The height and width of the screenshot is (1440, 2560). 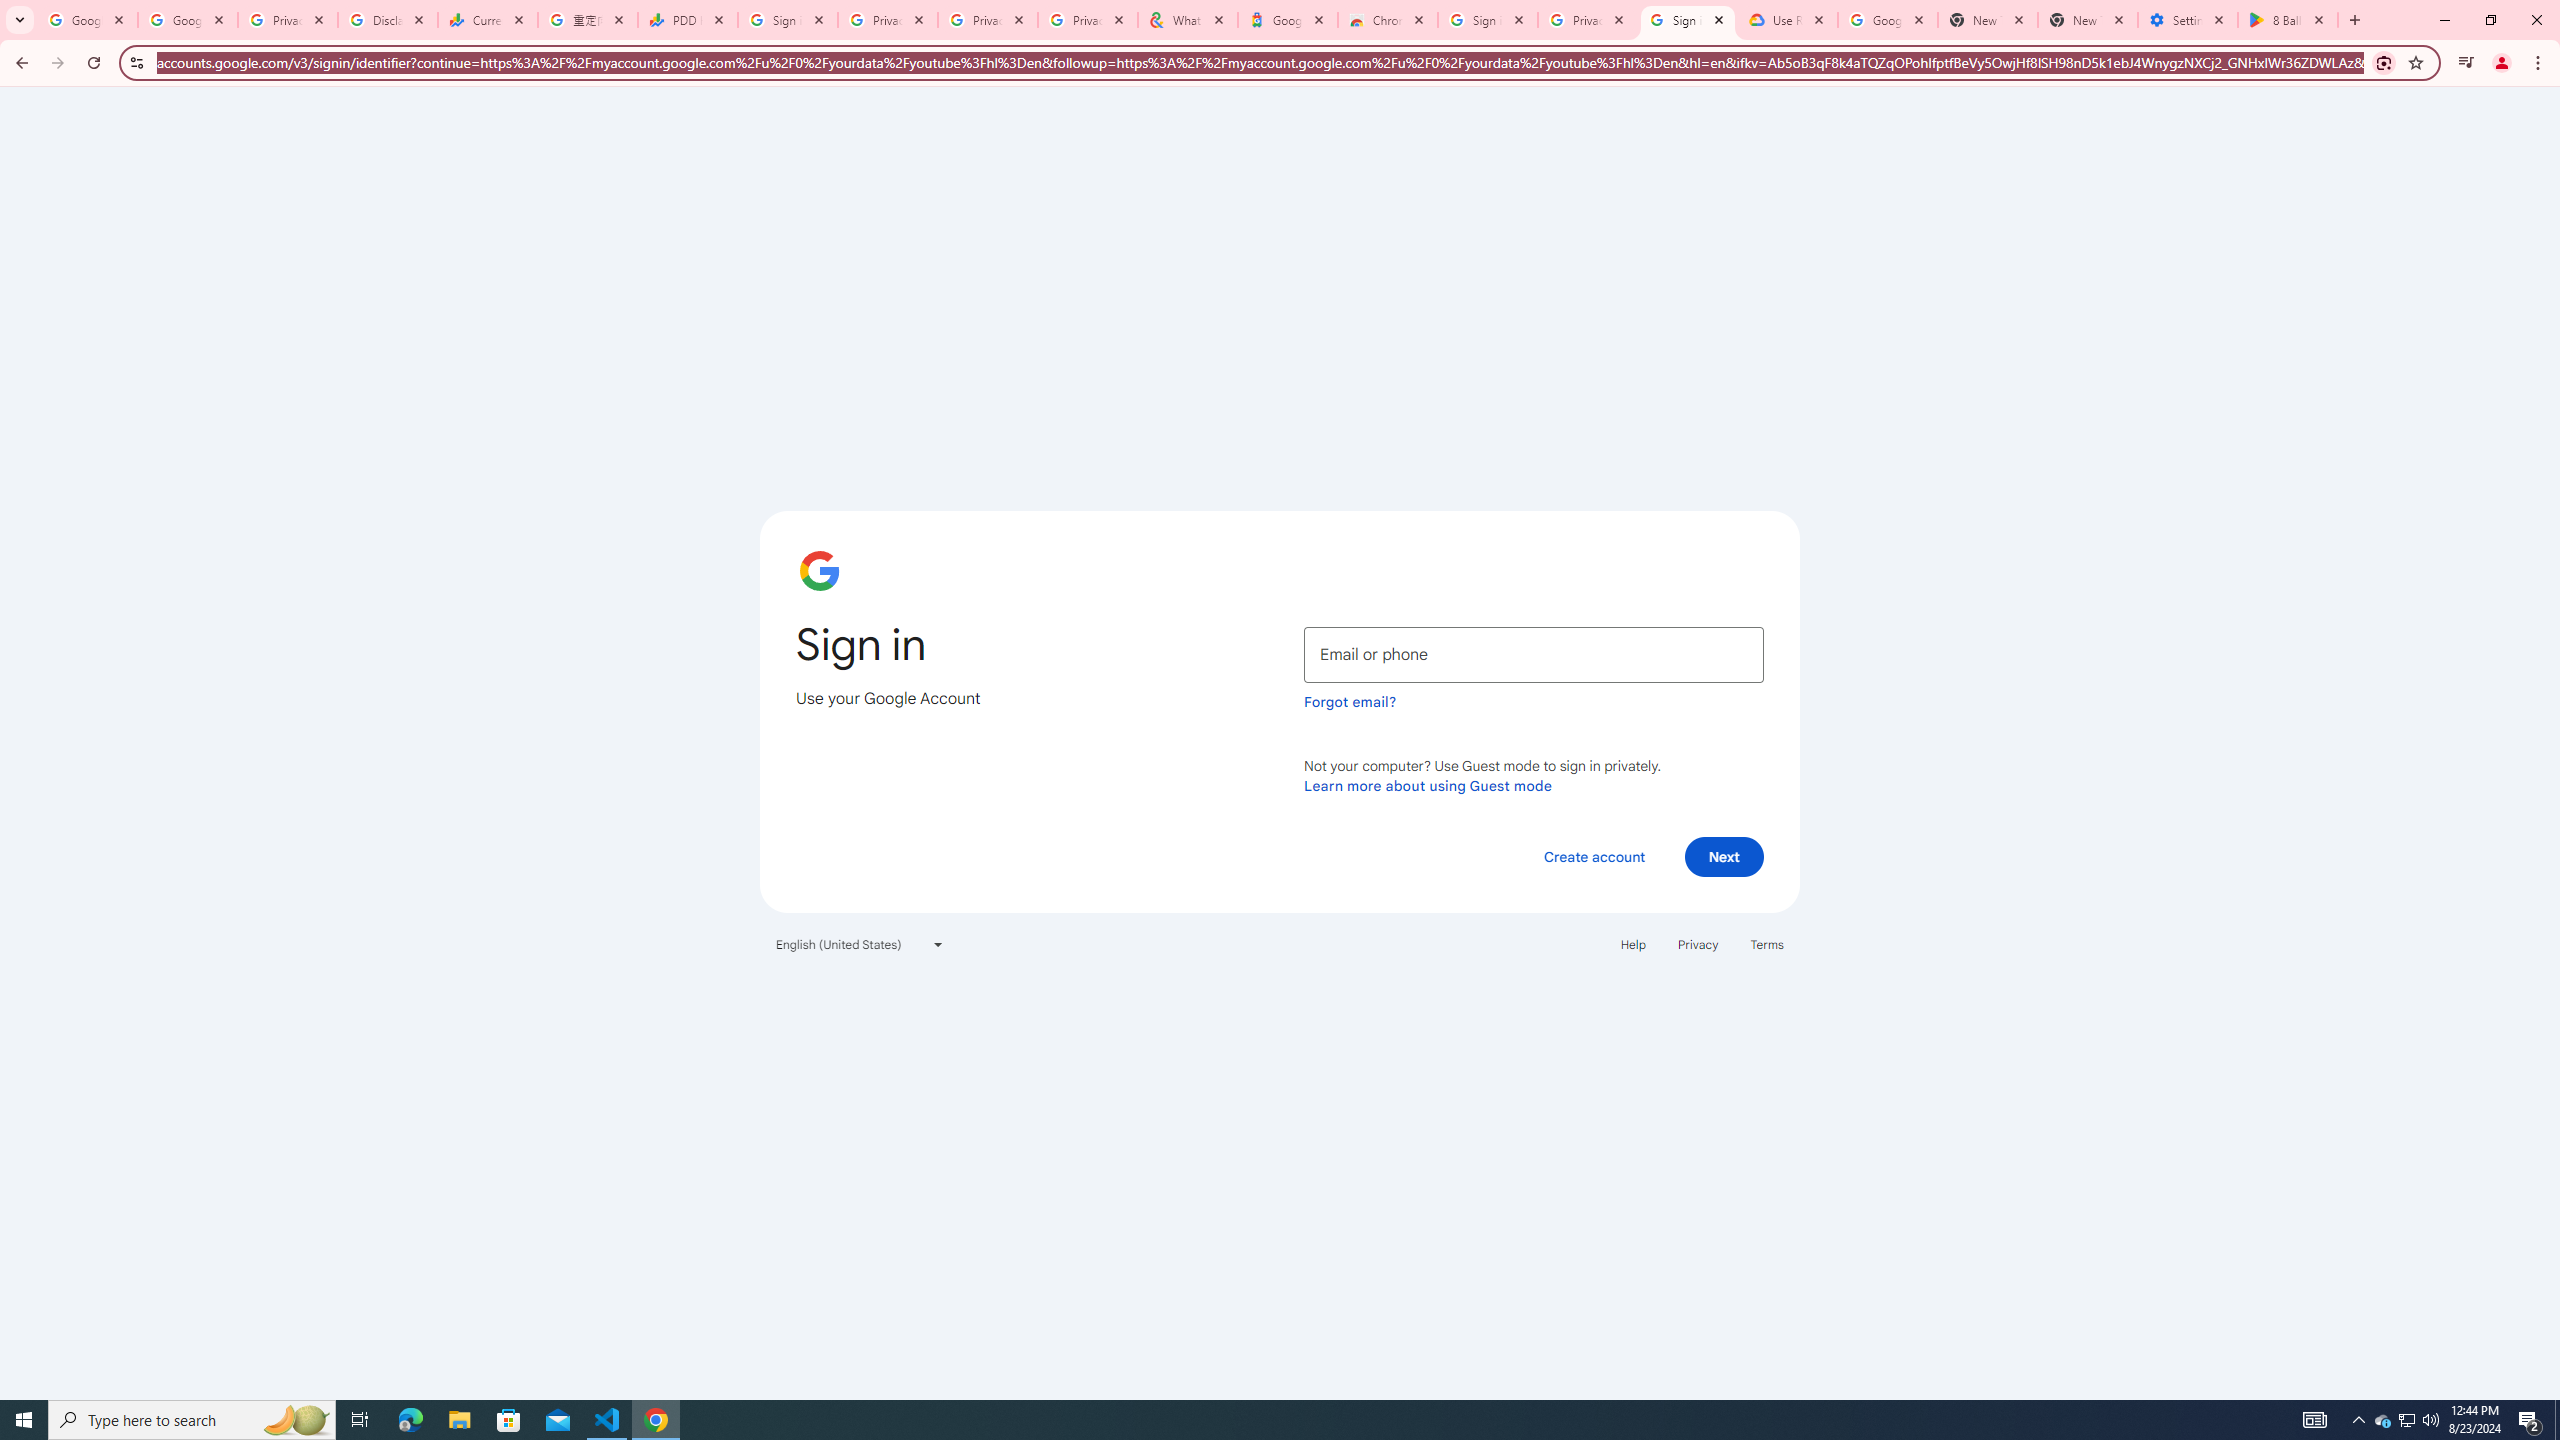 What do you see at coordinates (1593, 855) in the screenshot?
I see `'Create account'` at bounding box center [1593, 855].